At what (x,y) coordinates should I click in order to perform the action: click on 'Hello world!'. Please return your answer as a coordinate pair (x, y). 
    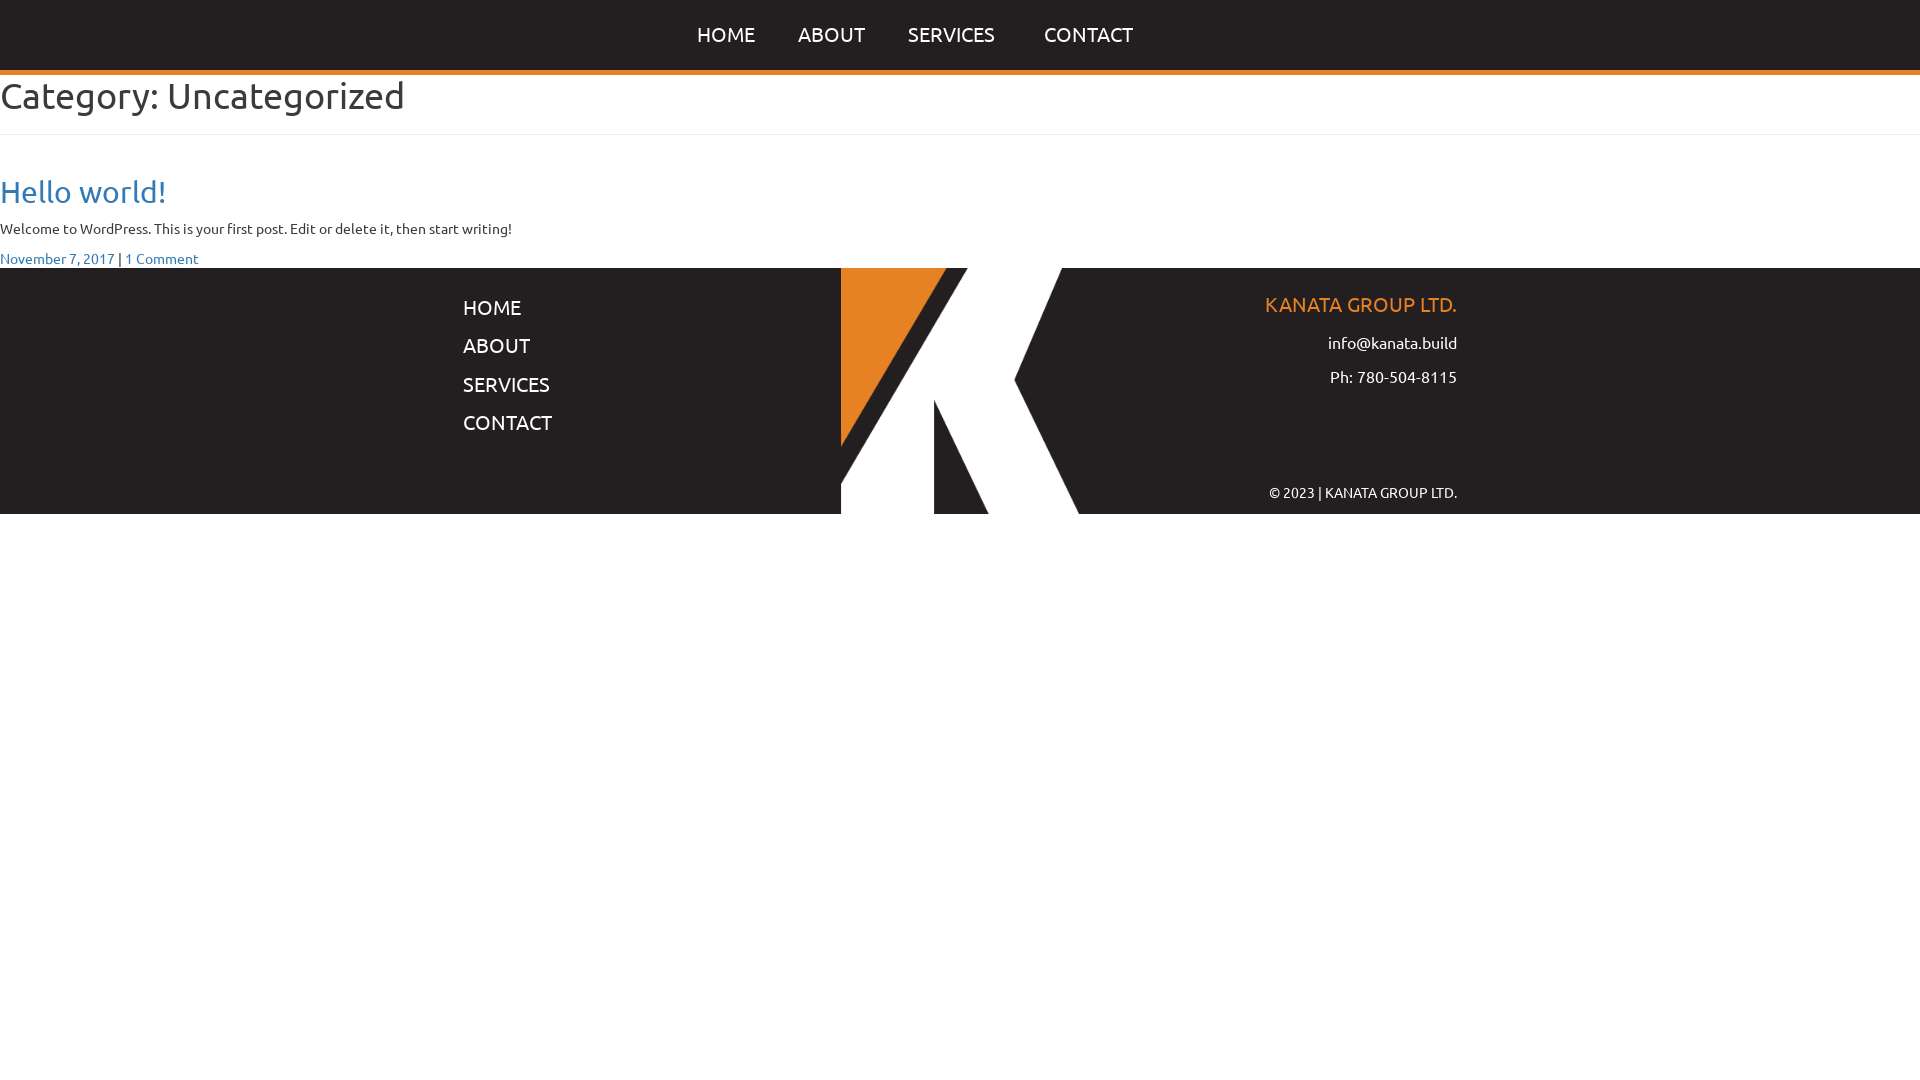
    Looking at the image, I should click on (81, 191).